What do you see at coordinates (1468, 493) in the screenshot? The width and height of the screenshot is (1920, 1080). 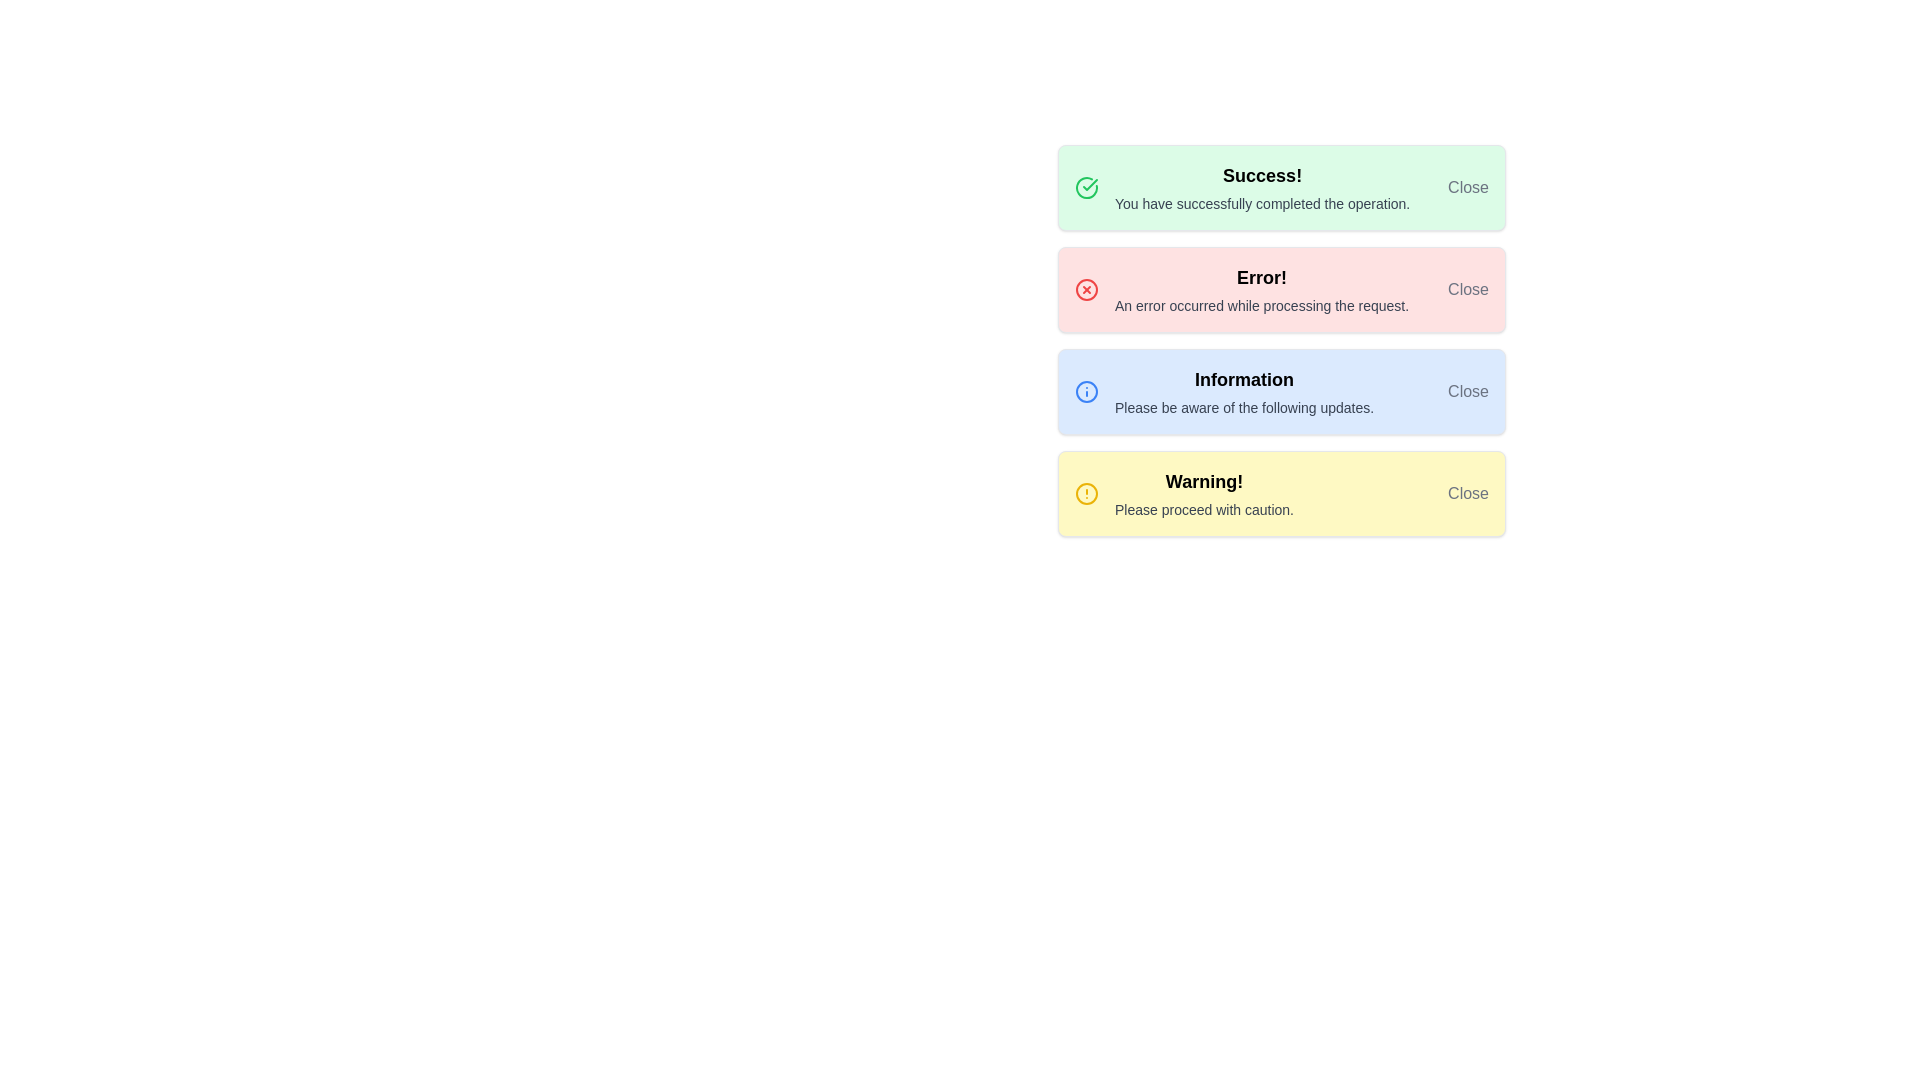 I see `the 'Close' button which is styled with gray text and located at the far right of the yellow warning notification box` at bounding box center [1468, 493].